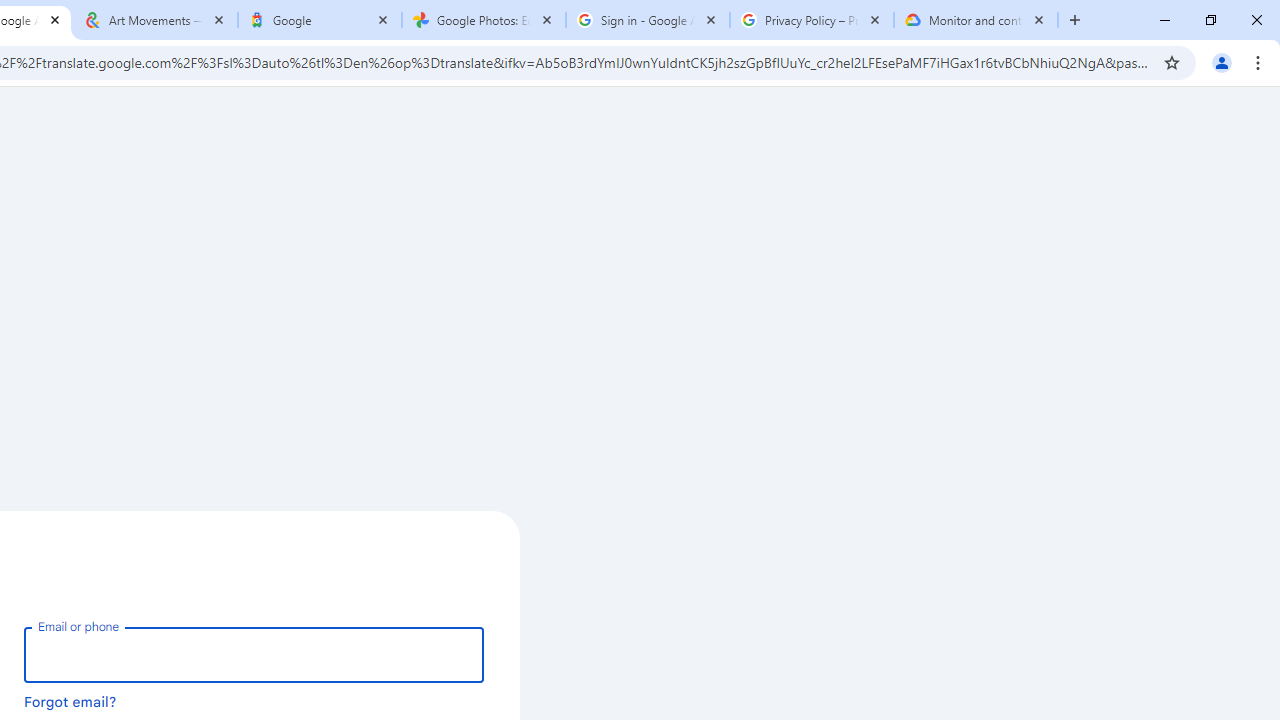 This screenshot has width=1280, height=720. Describe the element at coordinates (70, 700) in the screenshot. I see `'Forgot email?'` at that location.